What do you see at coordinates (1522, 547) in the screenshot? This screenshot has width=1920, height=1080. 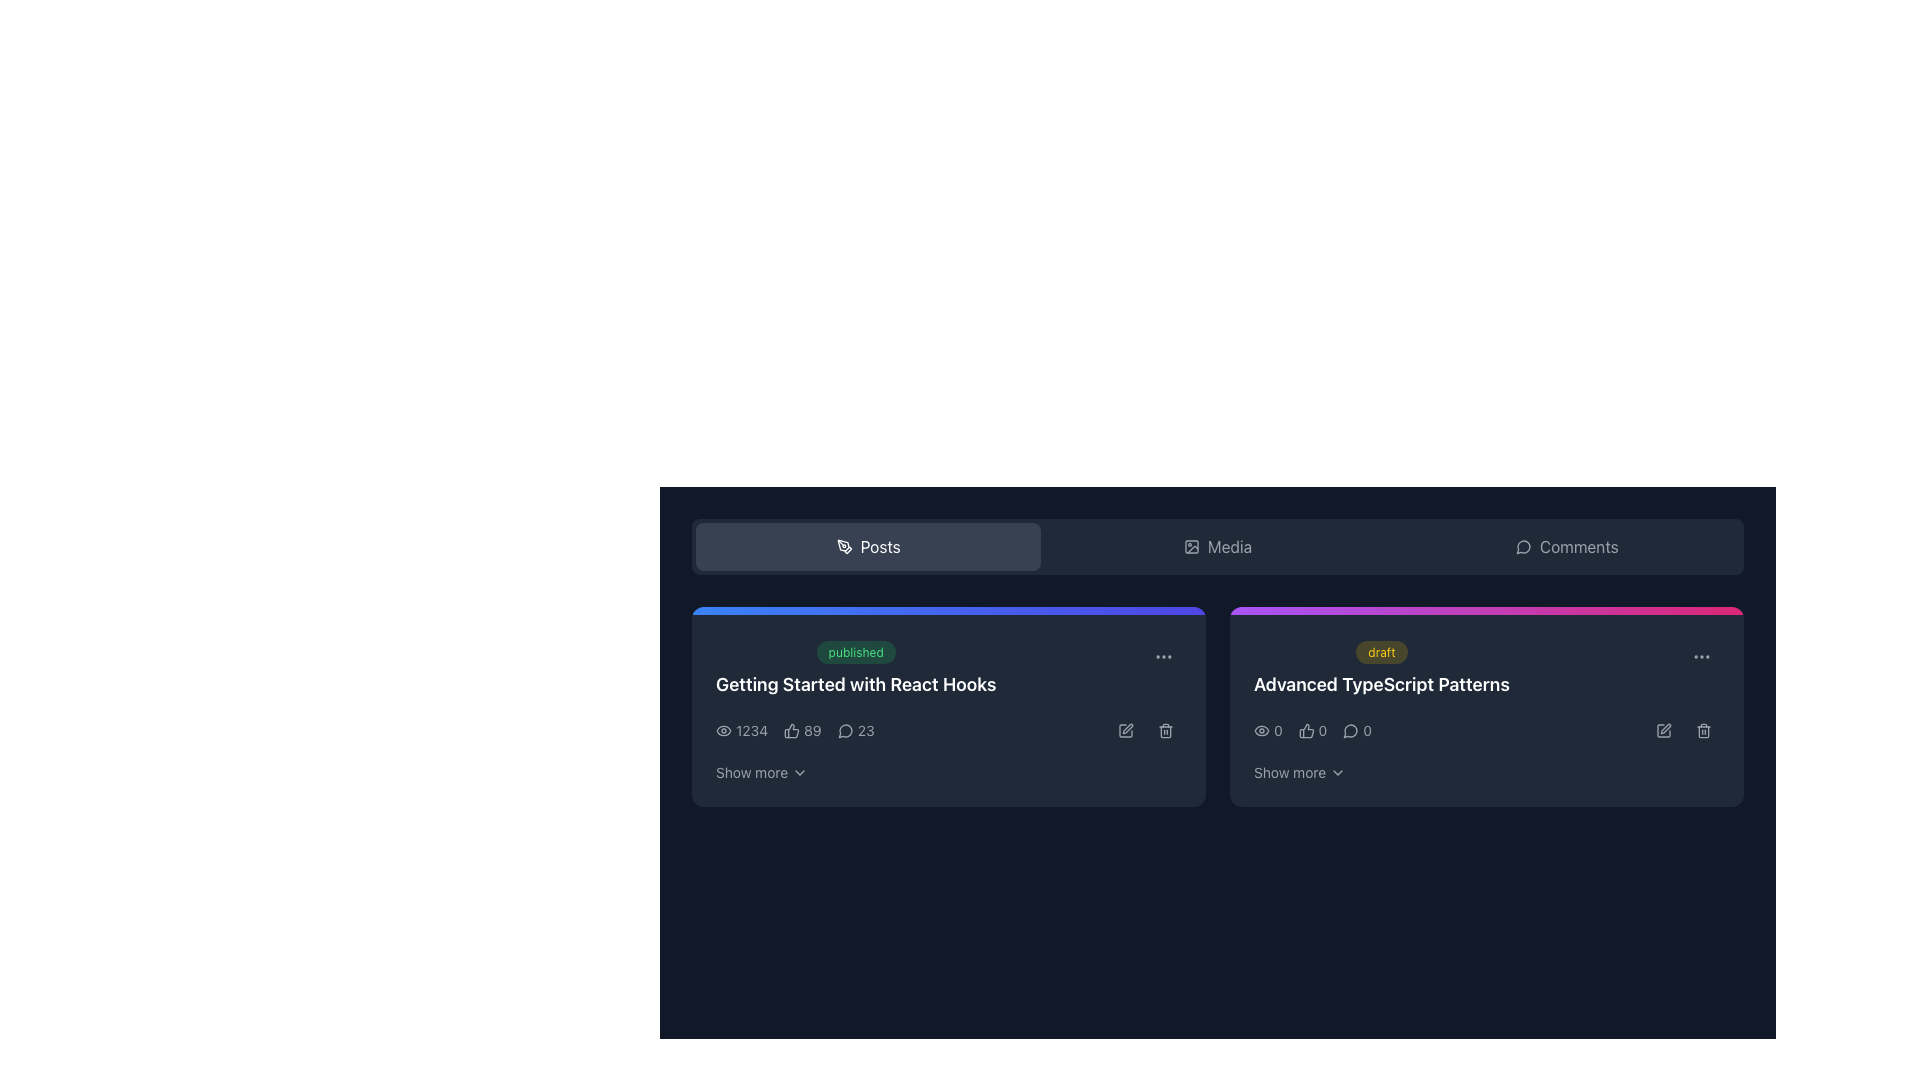 I see `the small comment bubble icon located within the 'Comments' button at the top-right corner of the user interface` at bounding box center [1522, 547].